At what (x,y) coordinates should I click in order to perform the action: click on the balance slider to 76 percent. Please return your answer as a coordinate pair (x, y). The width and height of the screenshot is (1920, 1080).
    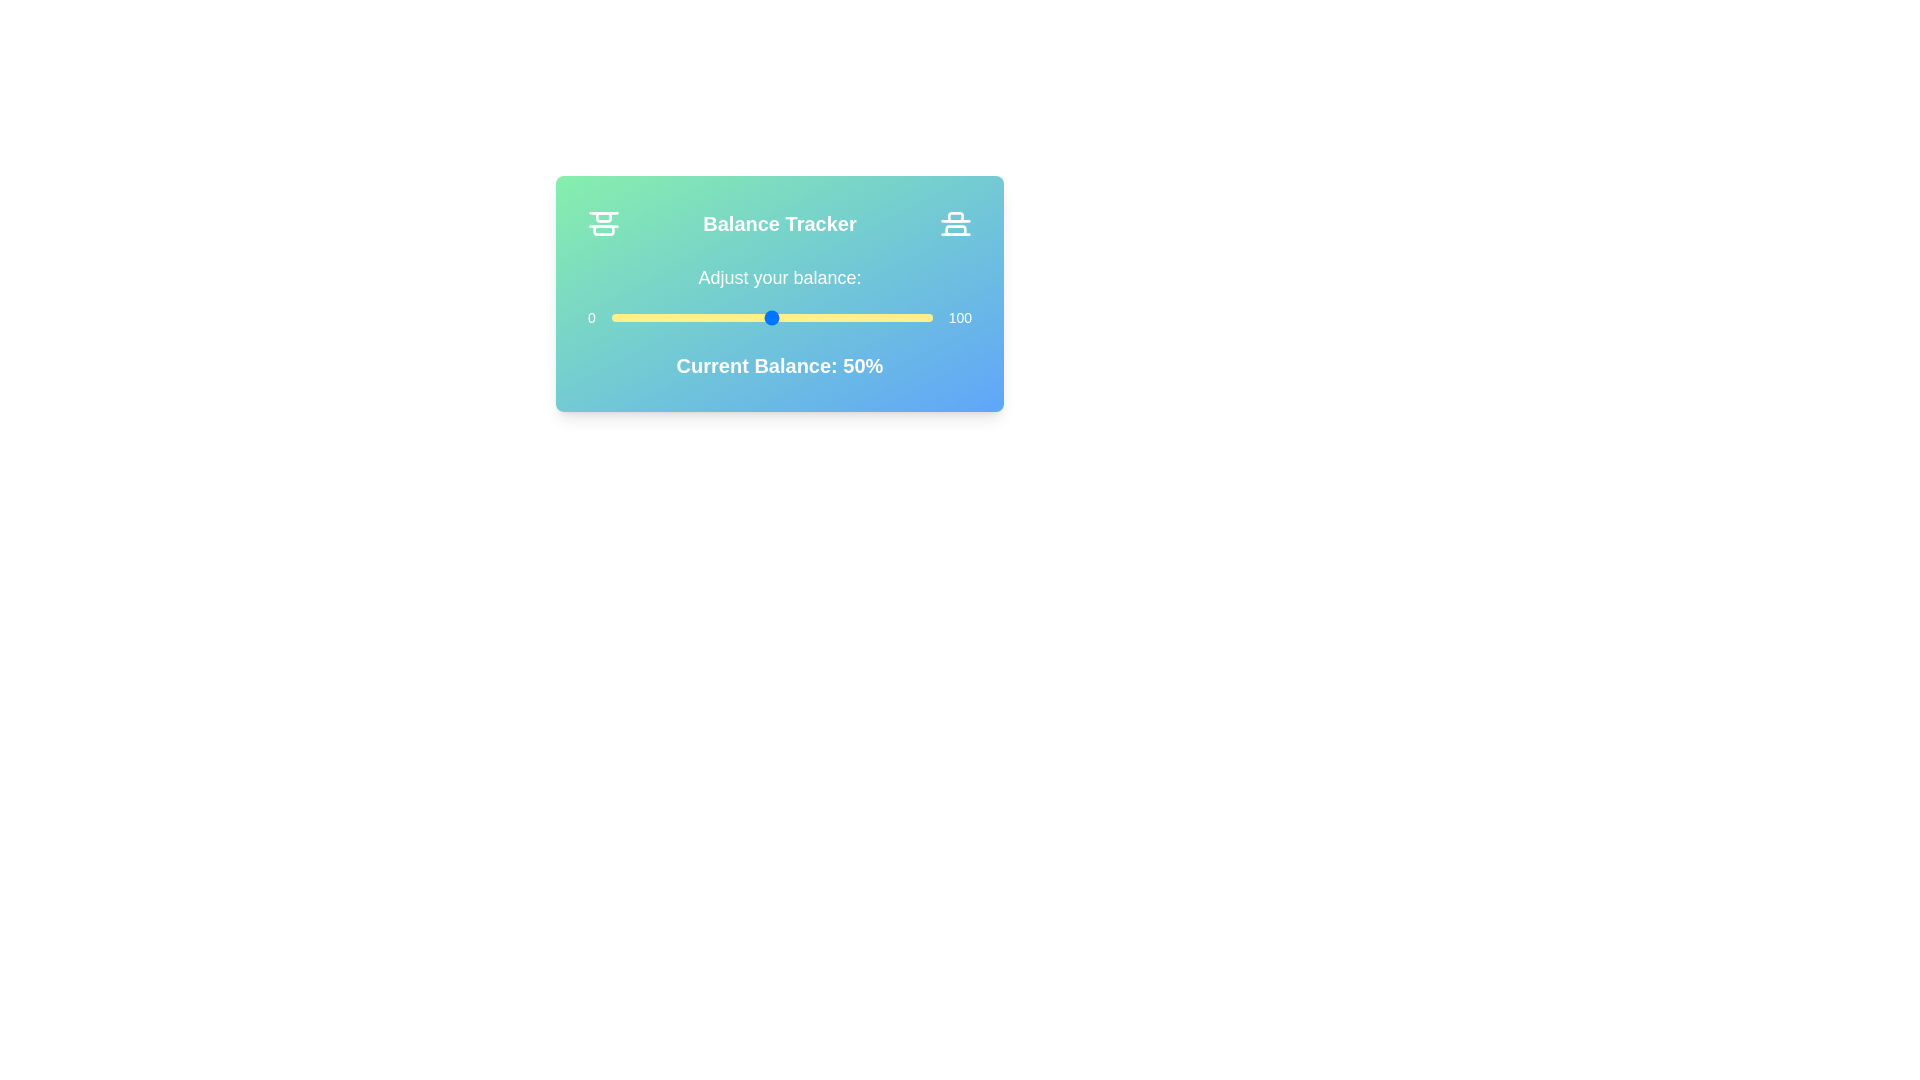
    Looking at the image, I should click on (855, 316).